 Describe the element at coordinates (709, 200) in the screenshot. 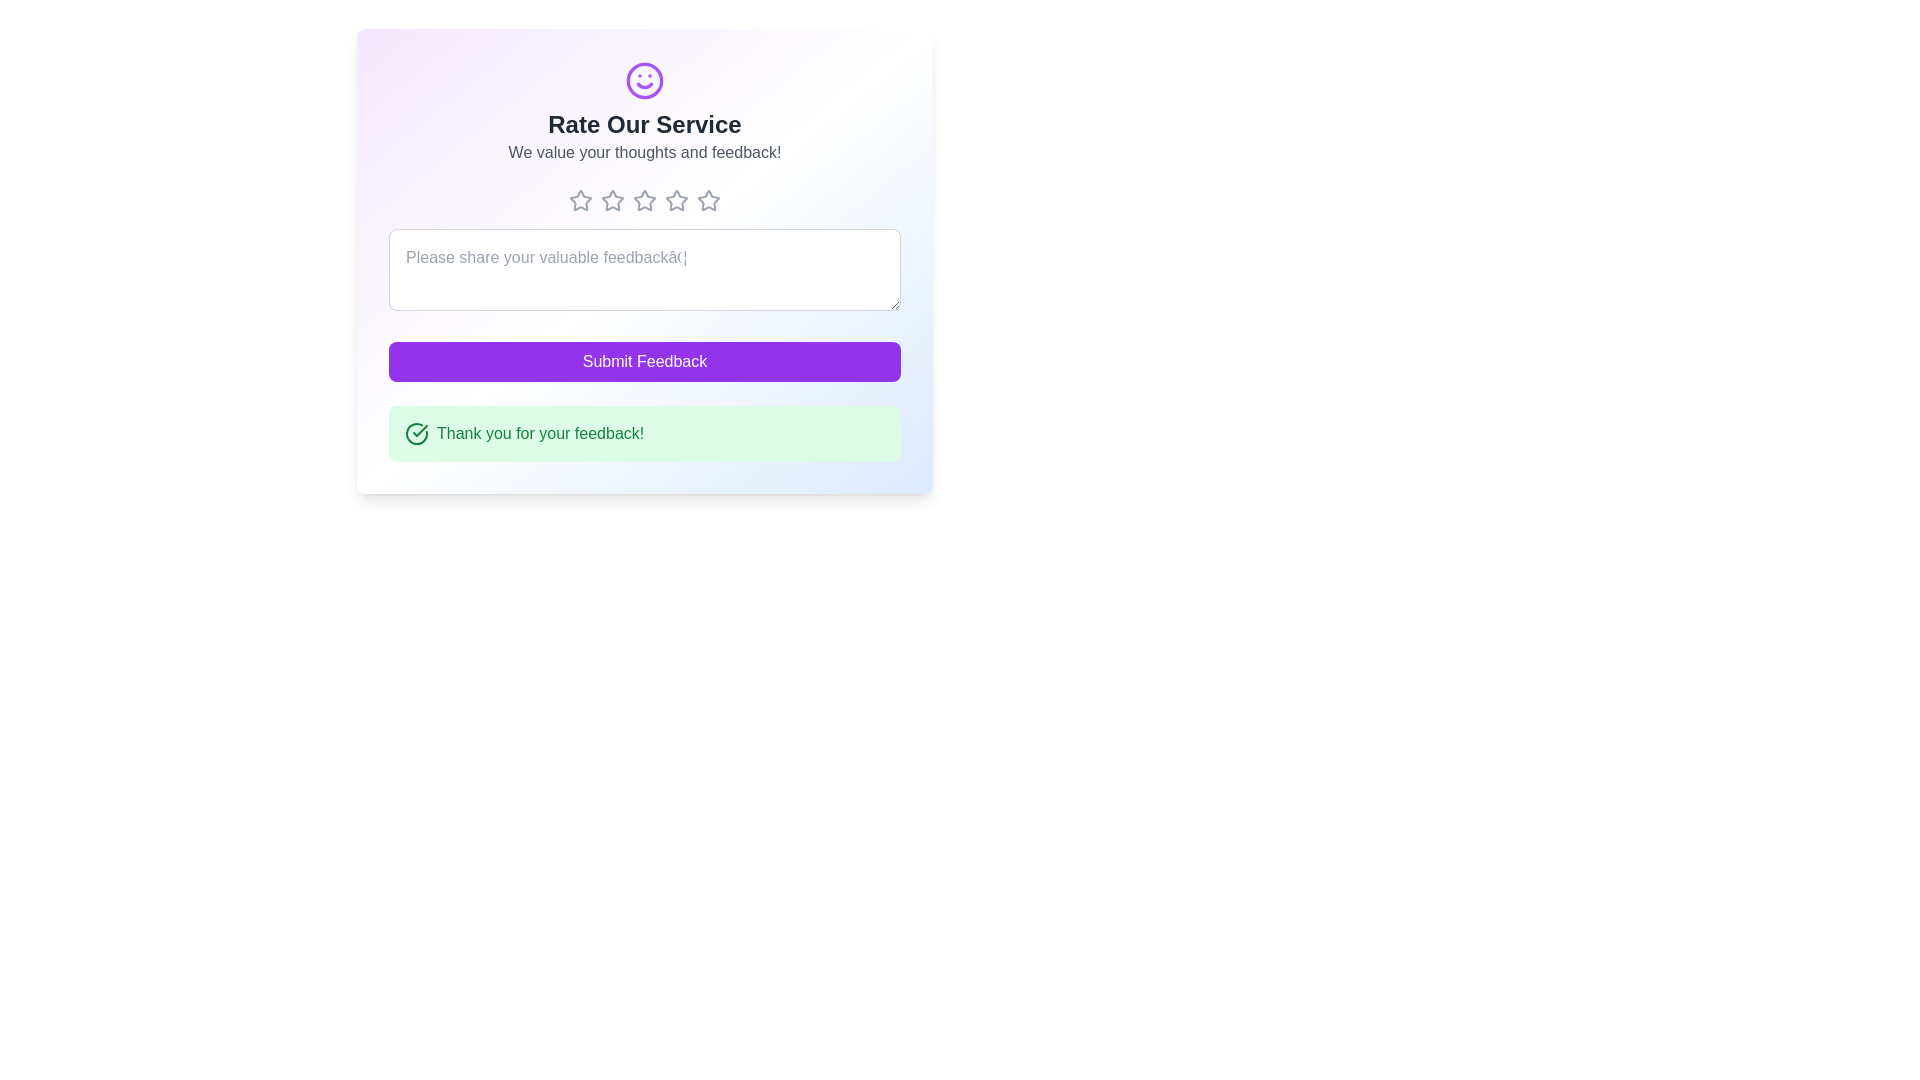

I see `the fifth rating star icon` at that location.